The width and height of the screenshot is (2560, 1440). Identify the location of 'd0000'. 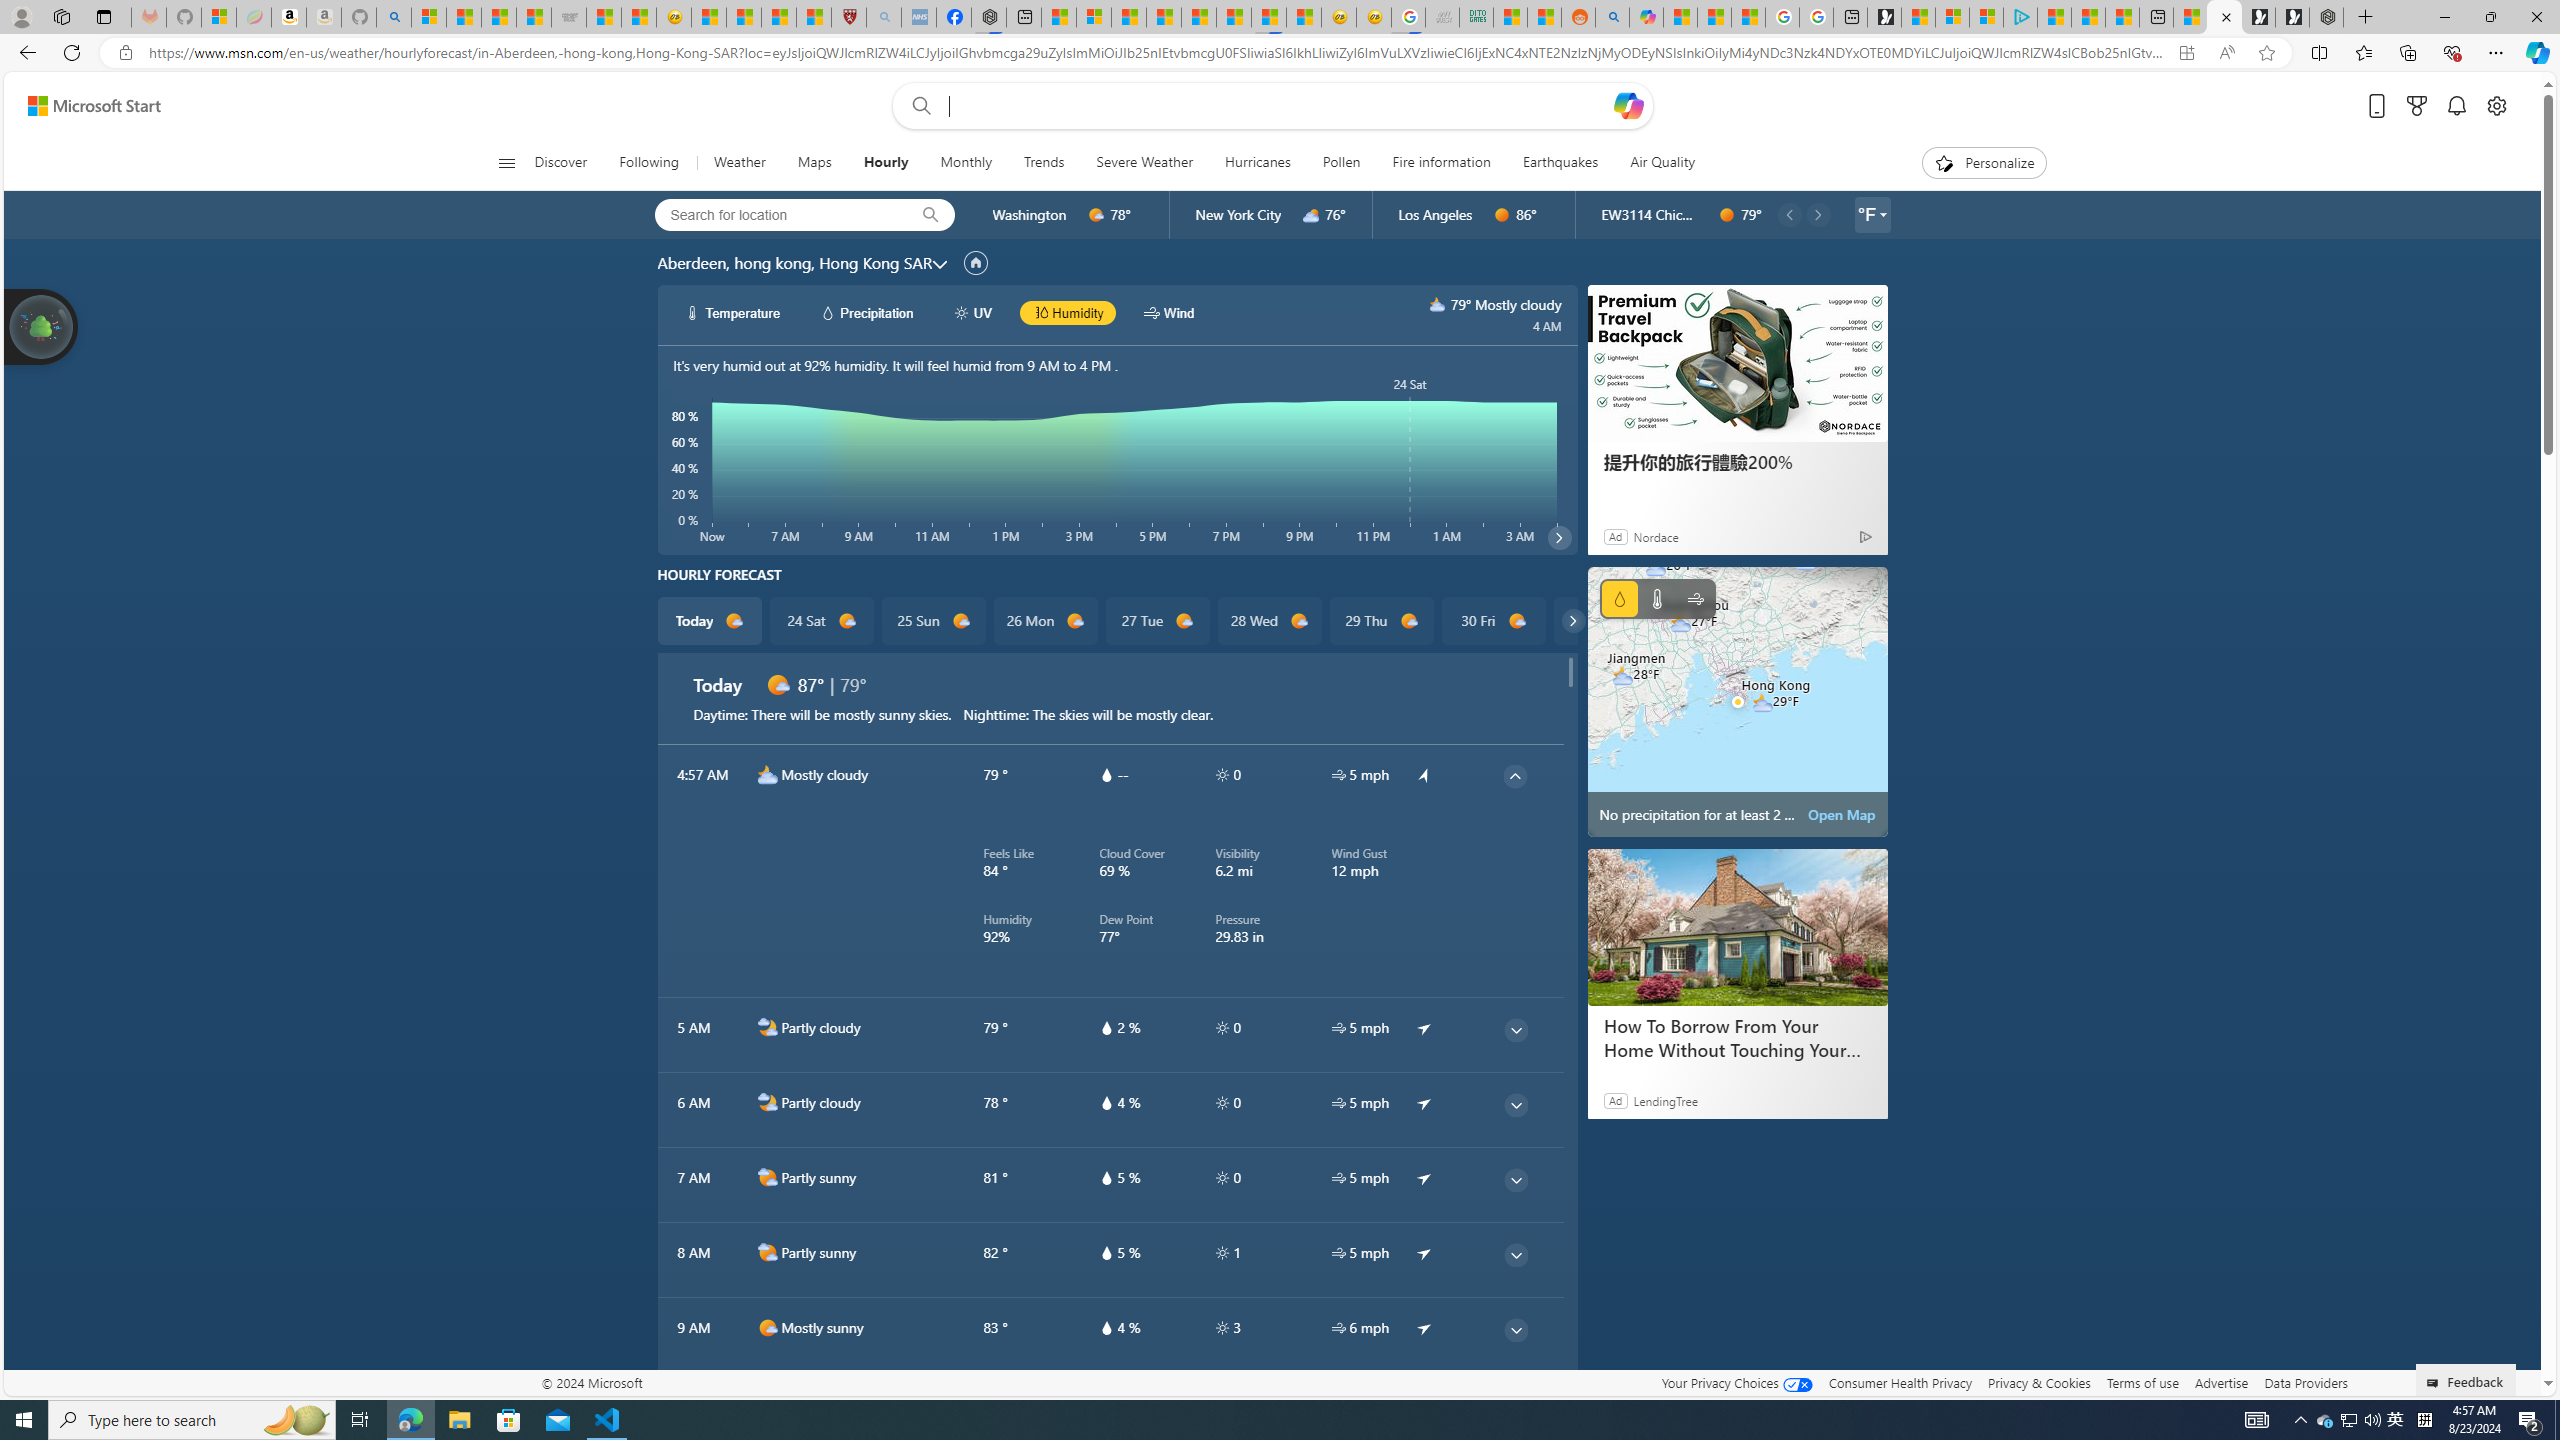
(1725, 214).